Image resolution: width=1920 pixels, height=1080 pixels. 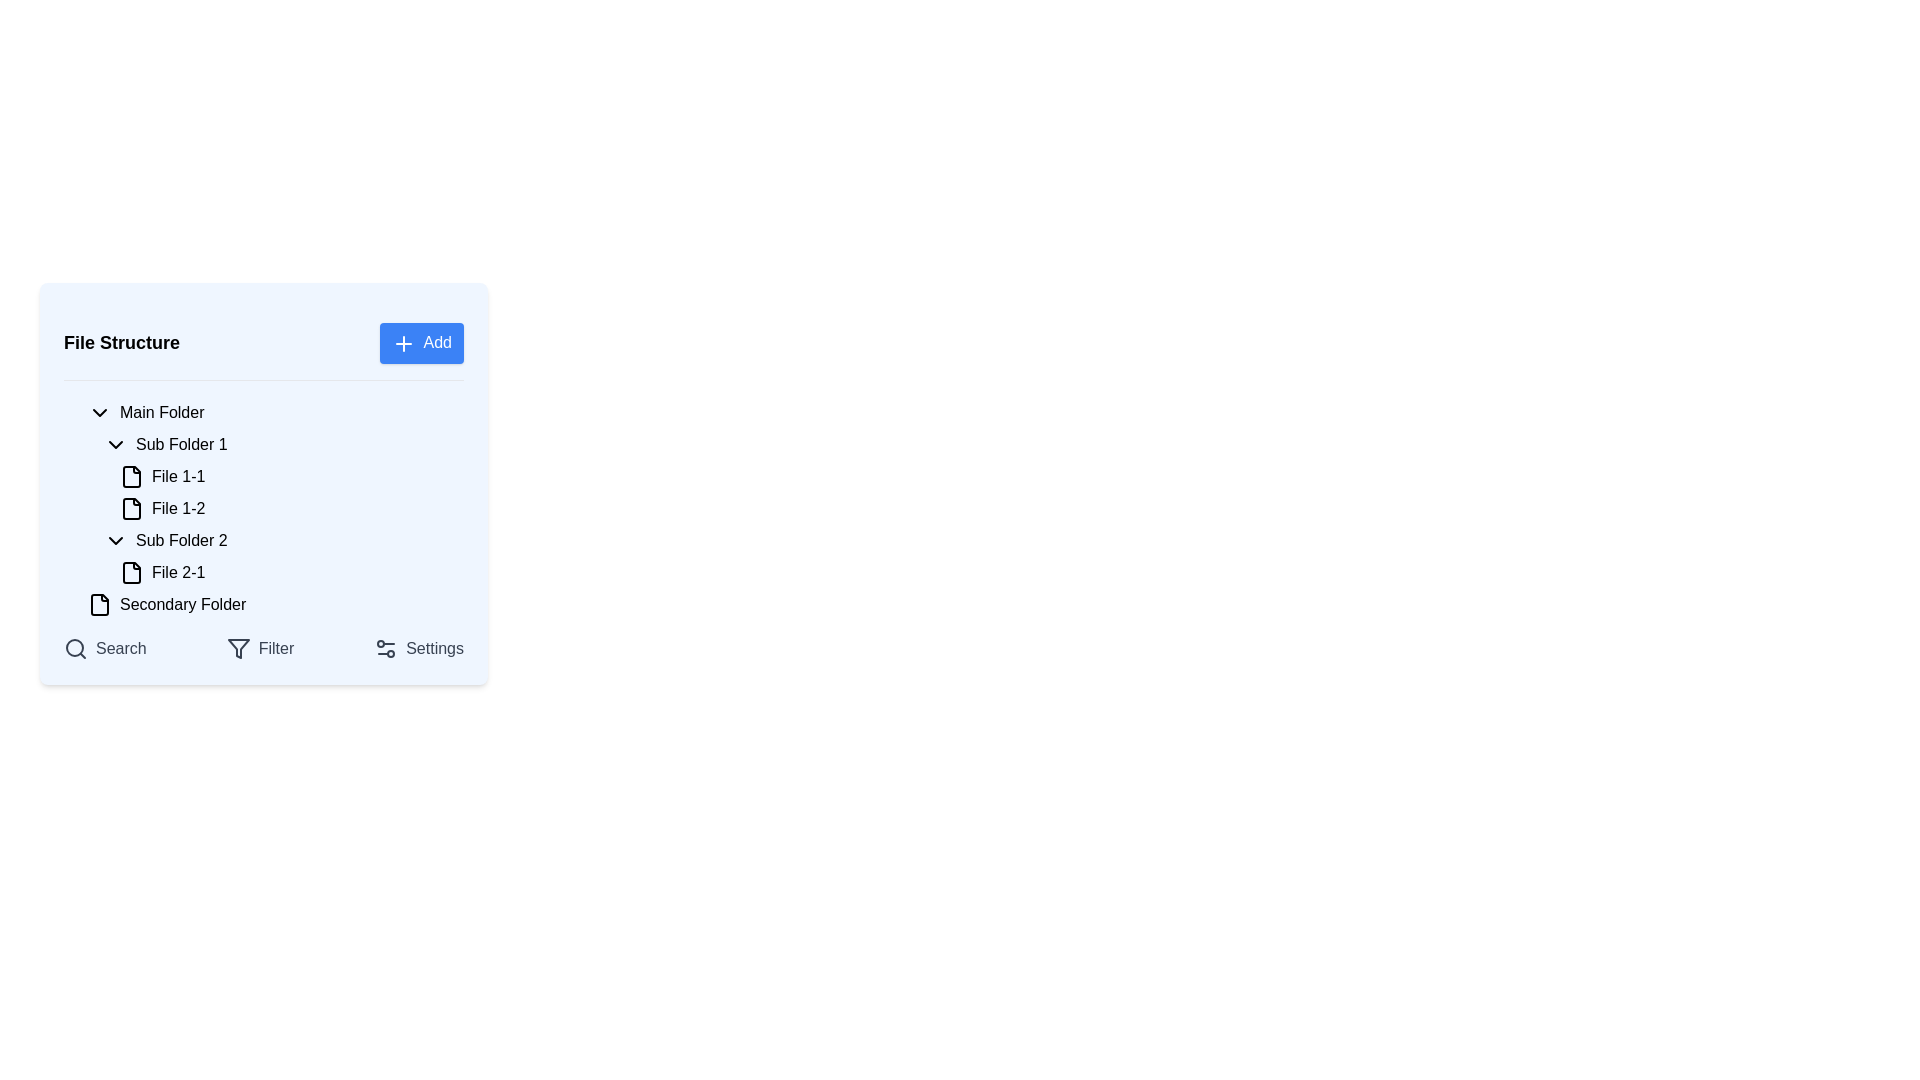 I want to click on the document icon located near the left side of the item labeled 'File 1-1' within 'Sub Folder 1' under the 'Main Folder' section, so click(x=131, y=475).